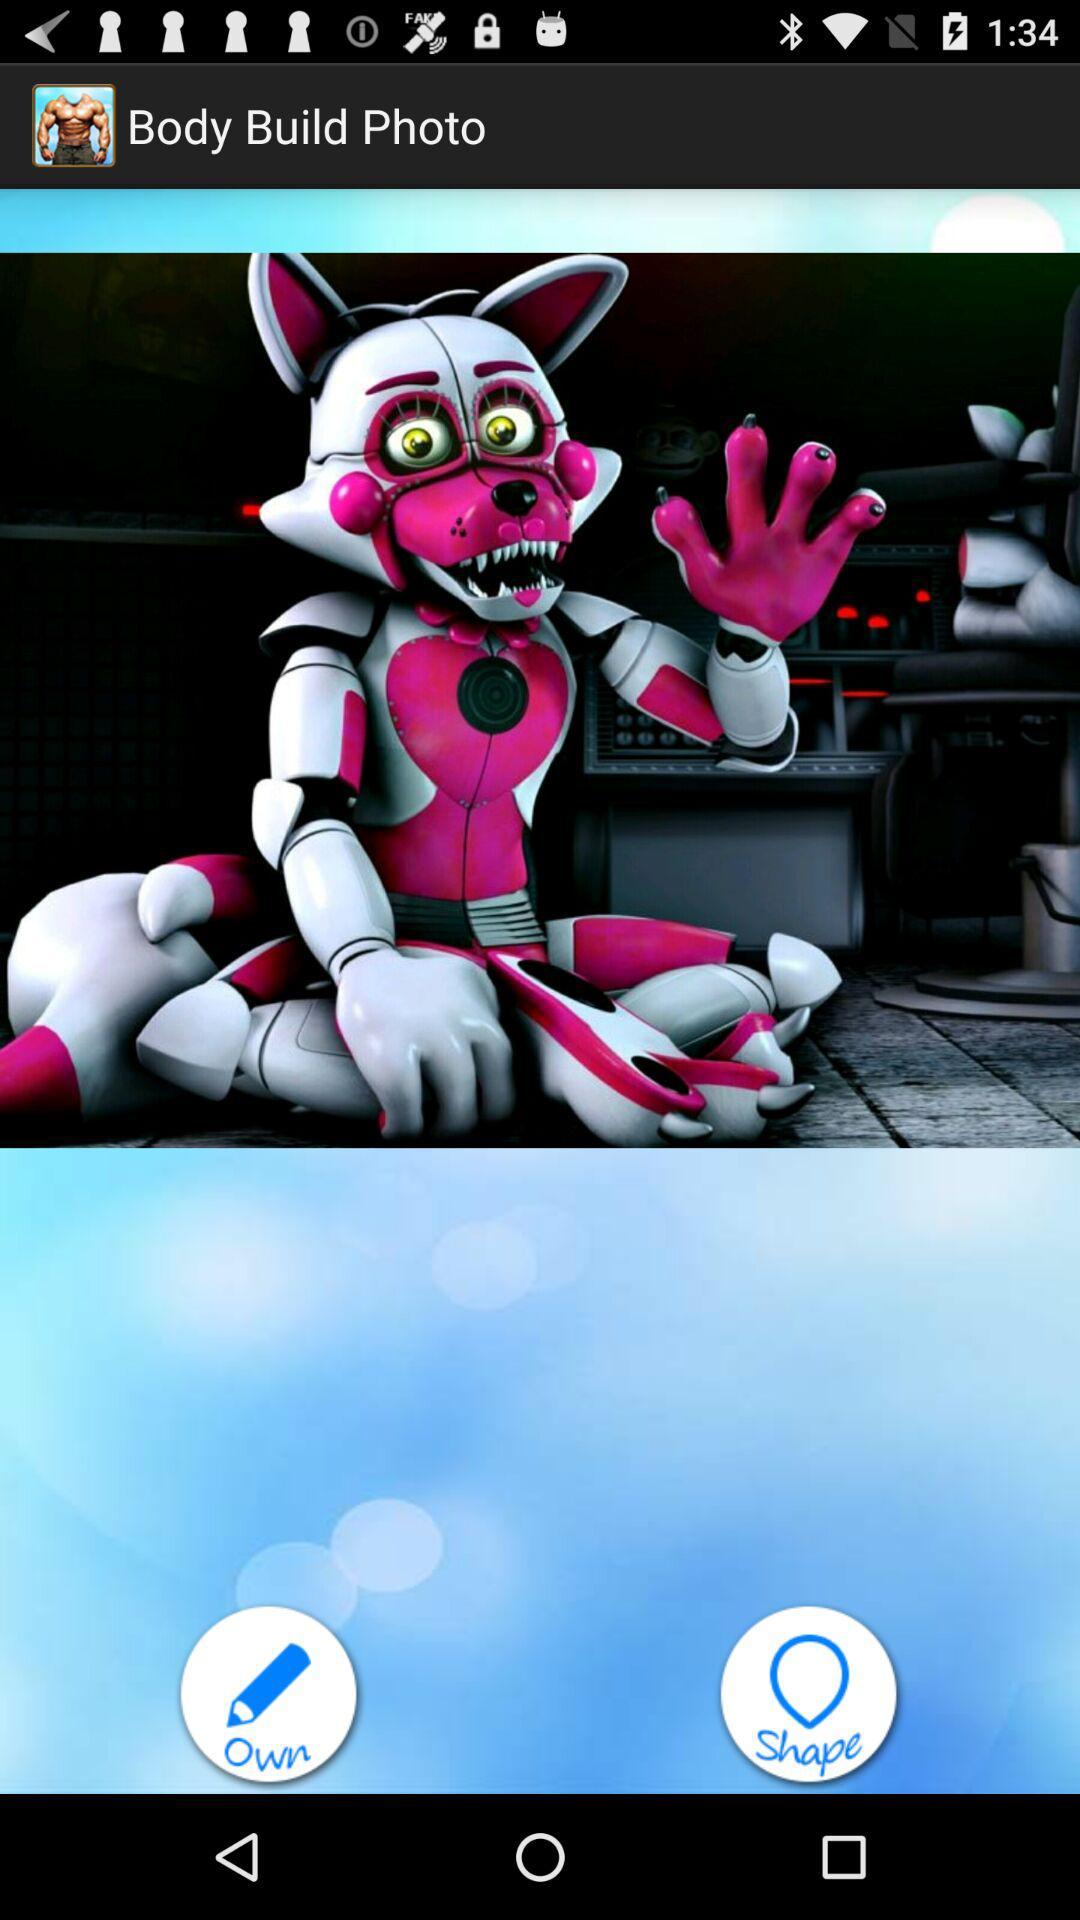 The width and height of the screenshot is (1080, 1920). I want to click on make your own style, so click(270, 1696).